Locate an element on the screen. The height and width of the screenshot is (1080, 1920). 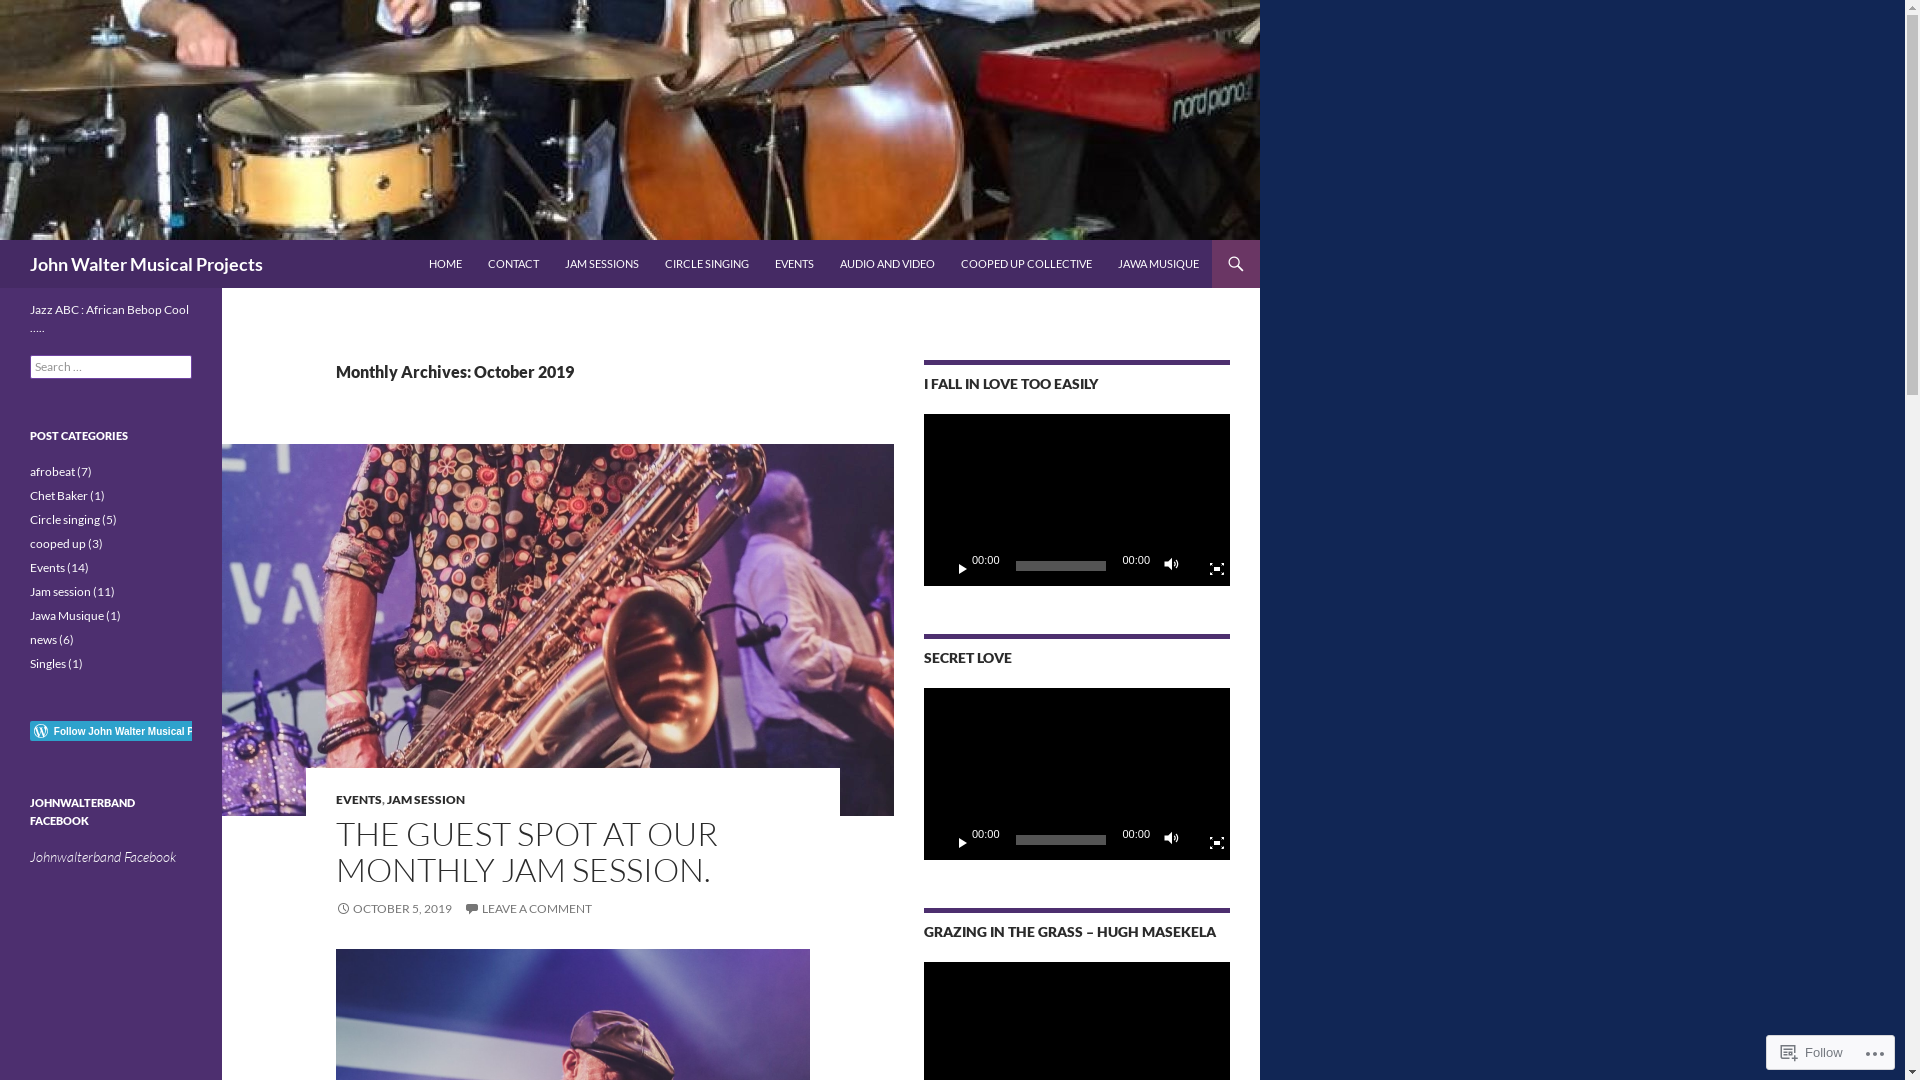
'Mute' is located at coordinates (1176, 840).